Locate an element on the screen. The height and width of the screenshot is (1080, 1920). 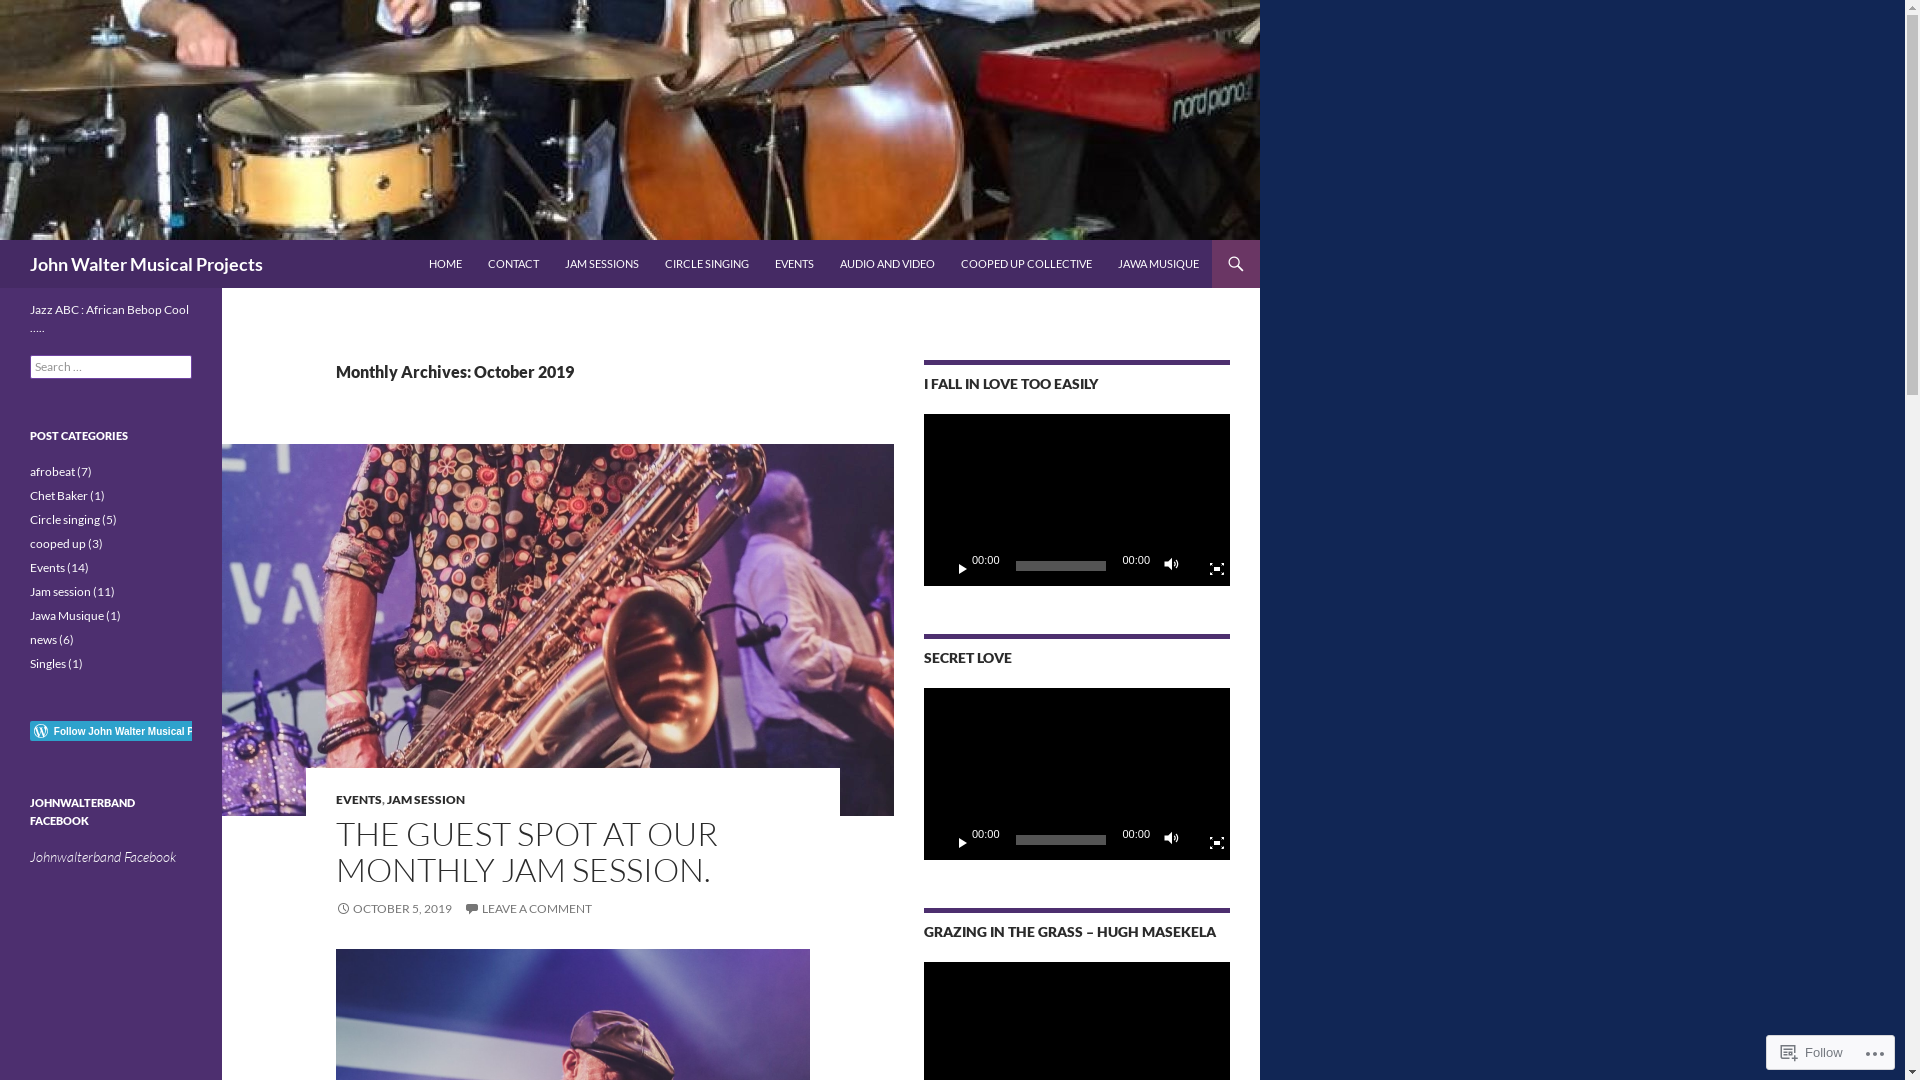
'Mute' is located at coordinates (1176, 840).